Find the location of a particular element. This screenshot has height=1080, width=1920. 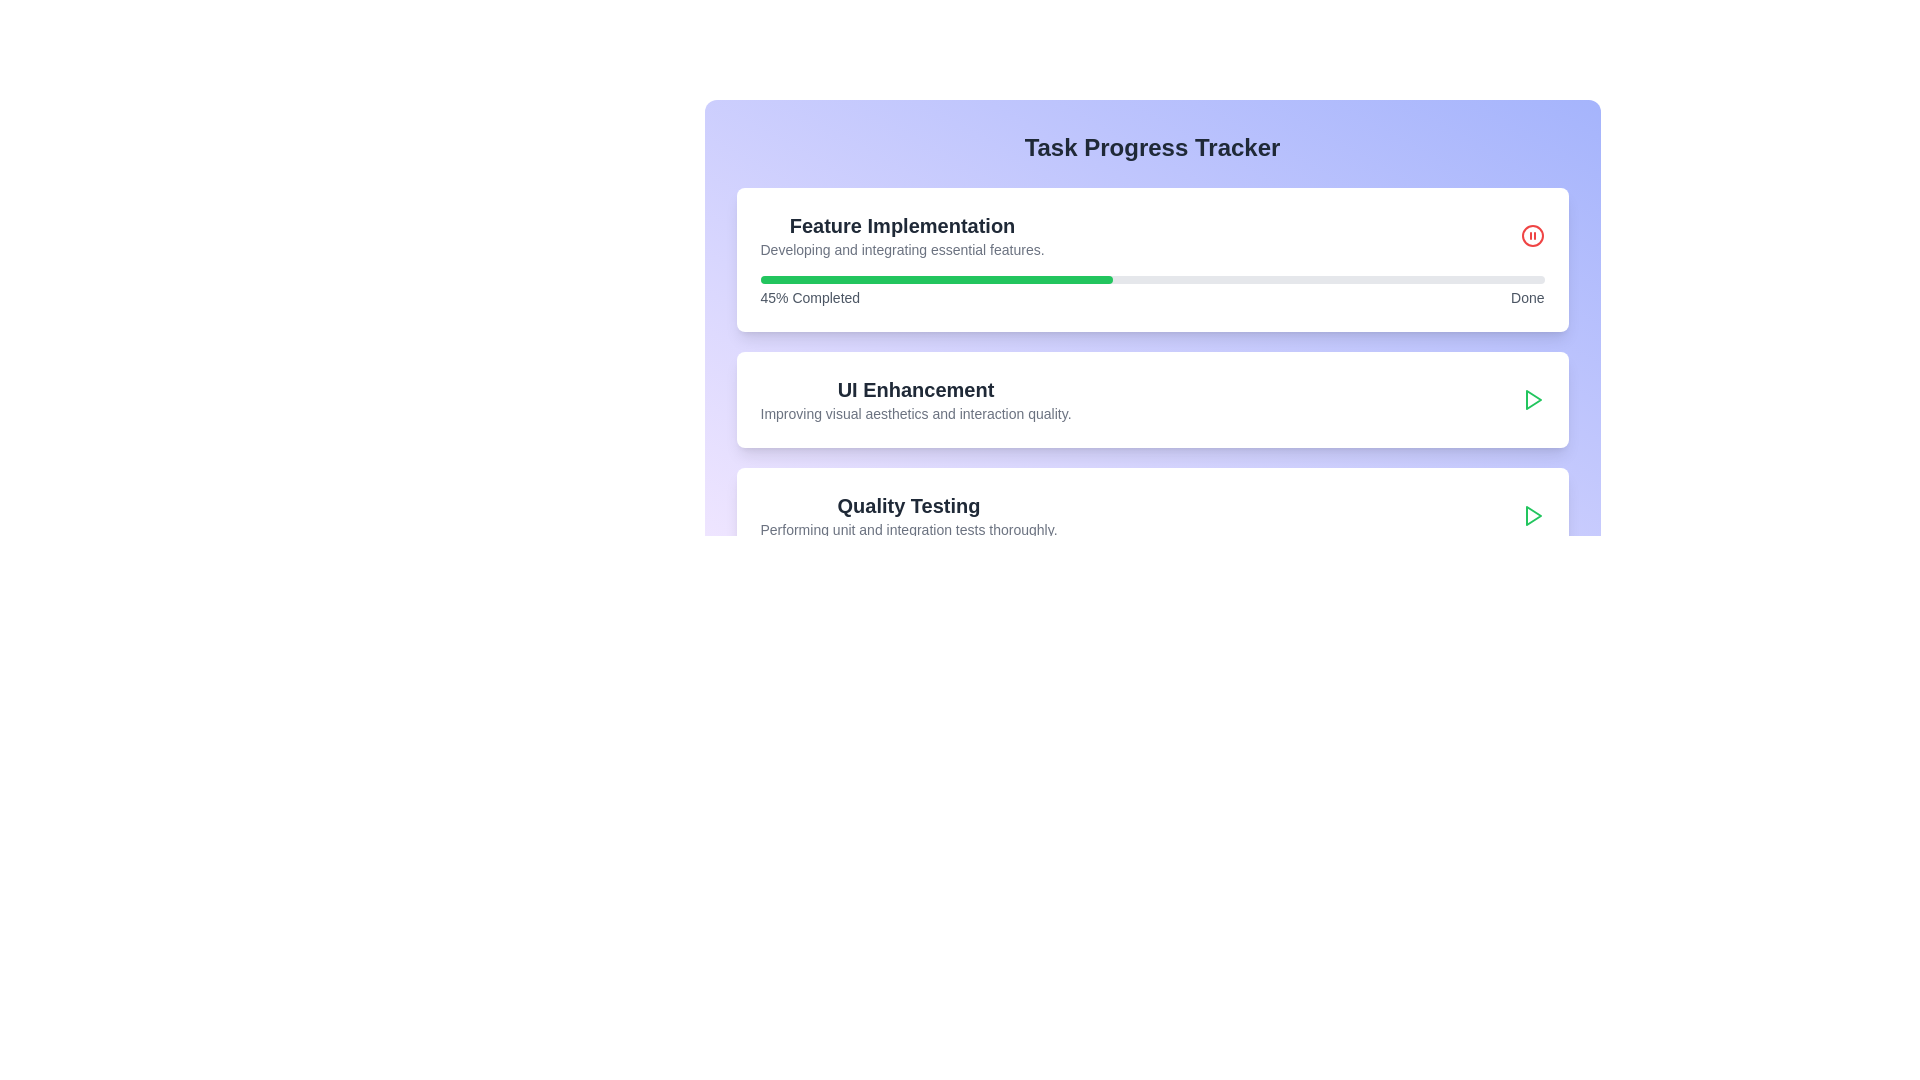

the progress bar indicating '45% Completed' is located at coordinates (1152, 292).